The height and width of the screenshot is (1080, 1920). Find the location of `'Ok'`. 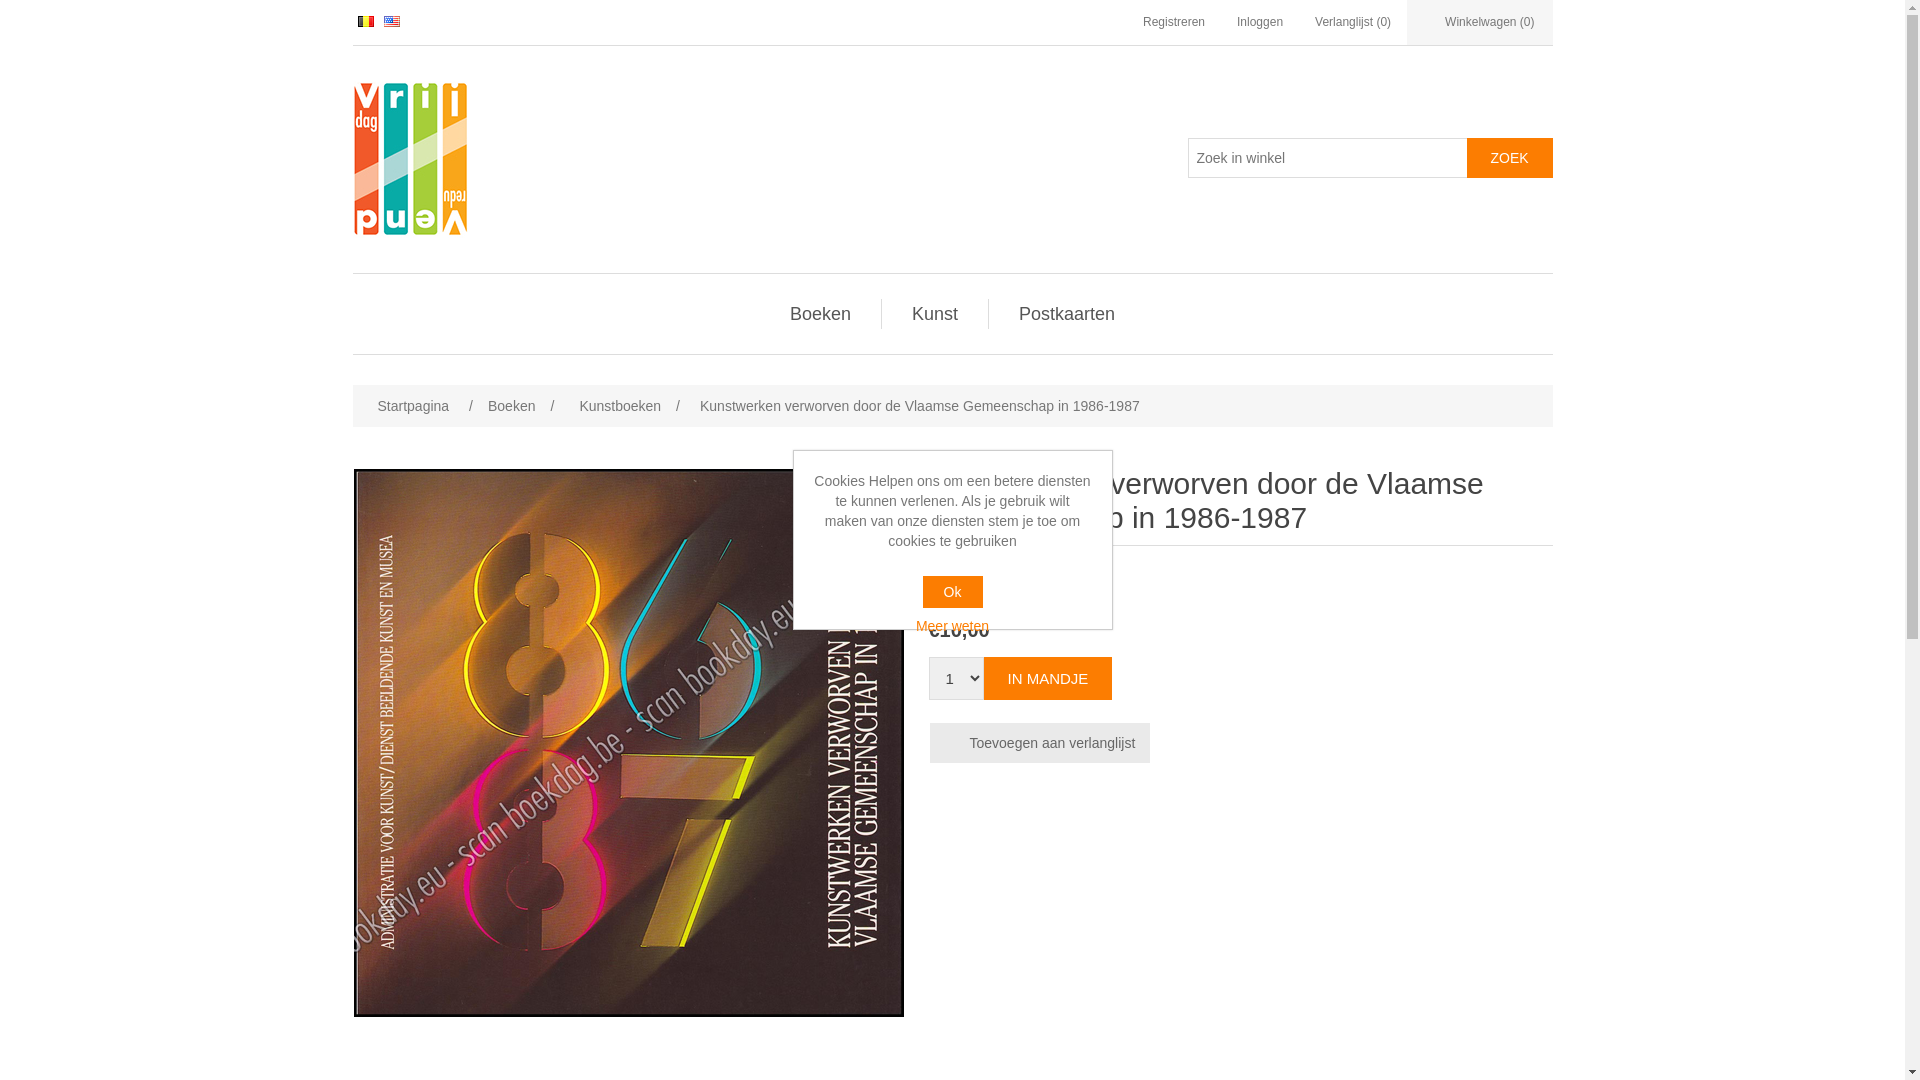

'Ok' is located at coordinates (920, 590).